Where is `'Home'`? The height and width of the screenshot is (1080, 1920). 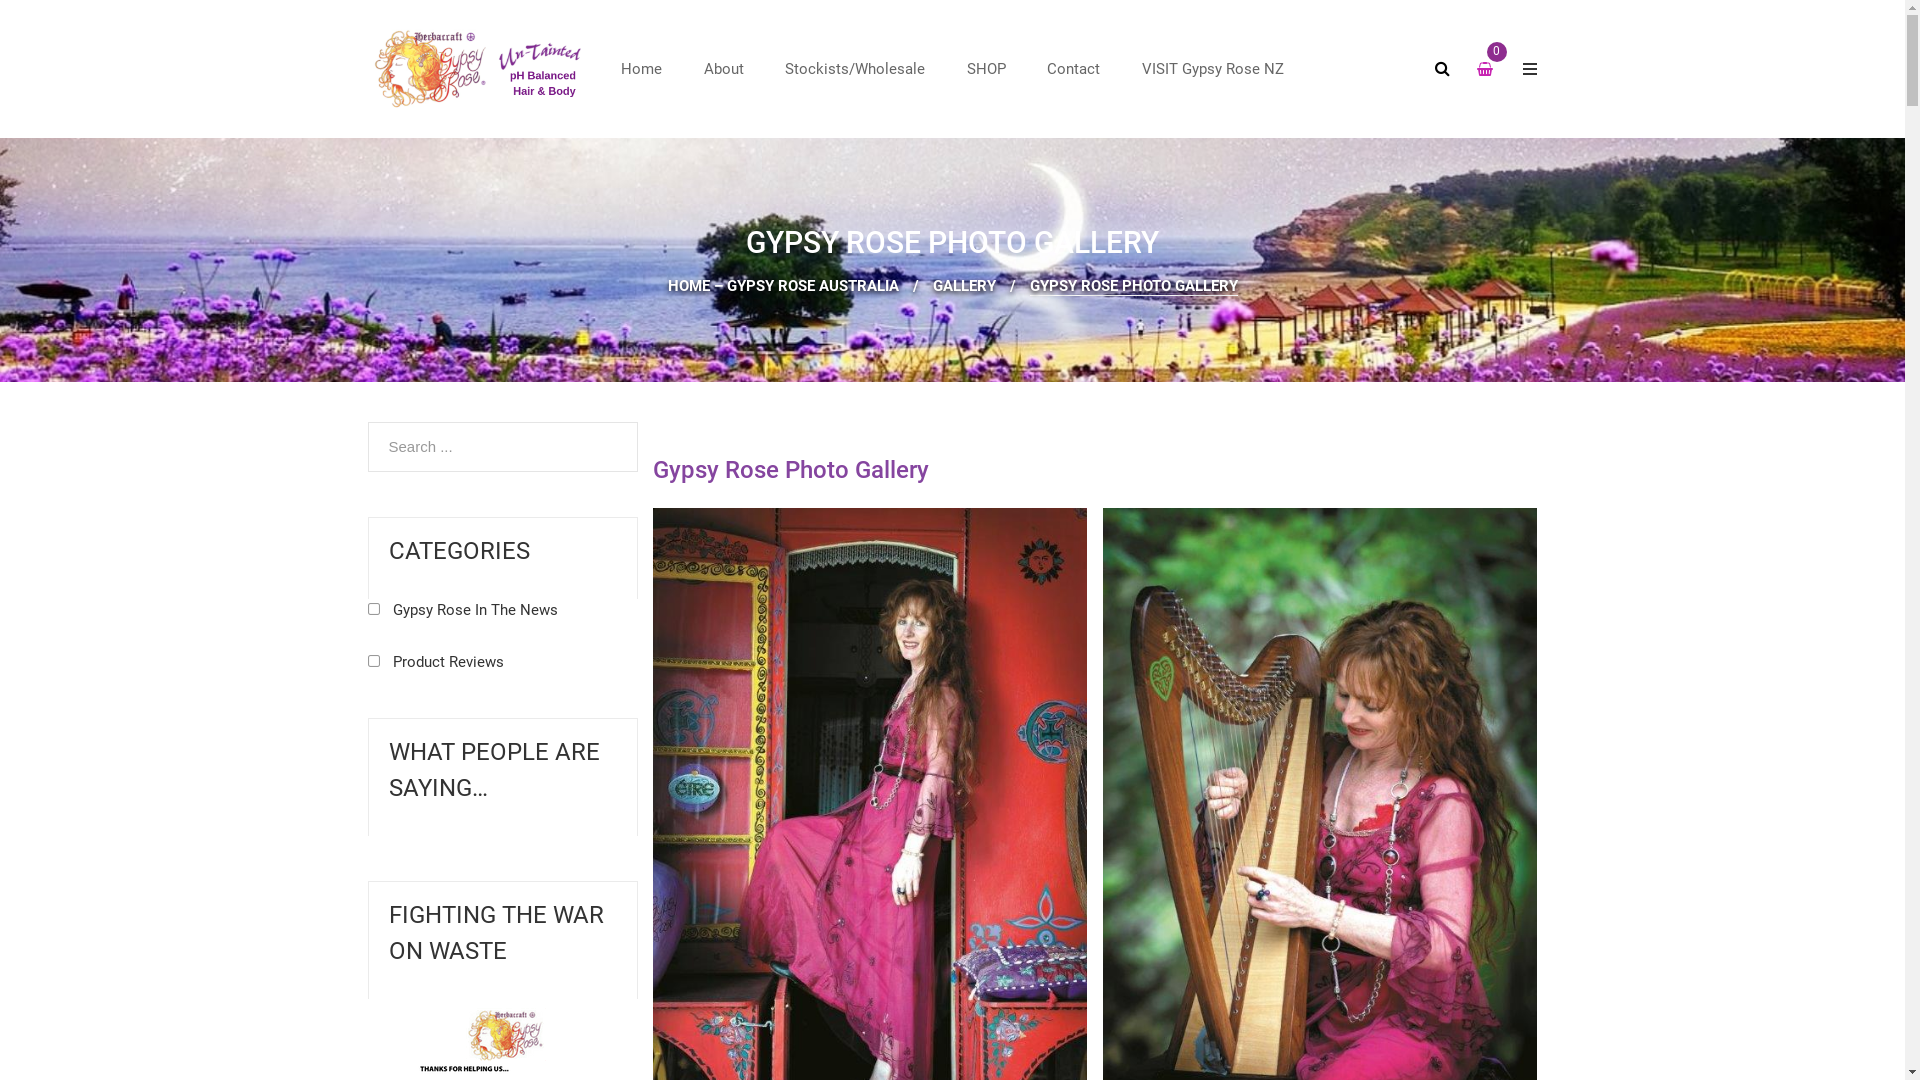 'Home' is located at coordinates (641, 68).